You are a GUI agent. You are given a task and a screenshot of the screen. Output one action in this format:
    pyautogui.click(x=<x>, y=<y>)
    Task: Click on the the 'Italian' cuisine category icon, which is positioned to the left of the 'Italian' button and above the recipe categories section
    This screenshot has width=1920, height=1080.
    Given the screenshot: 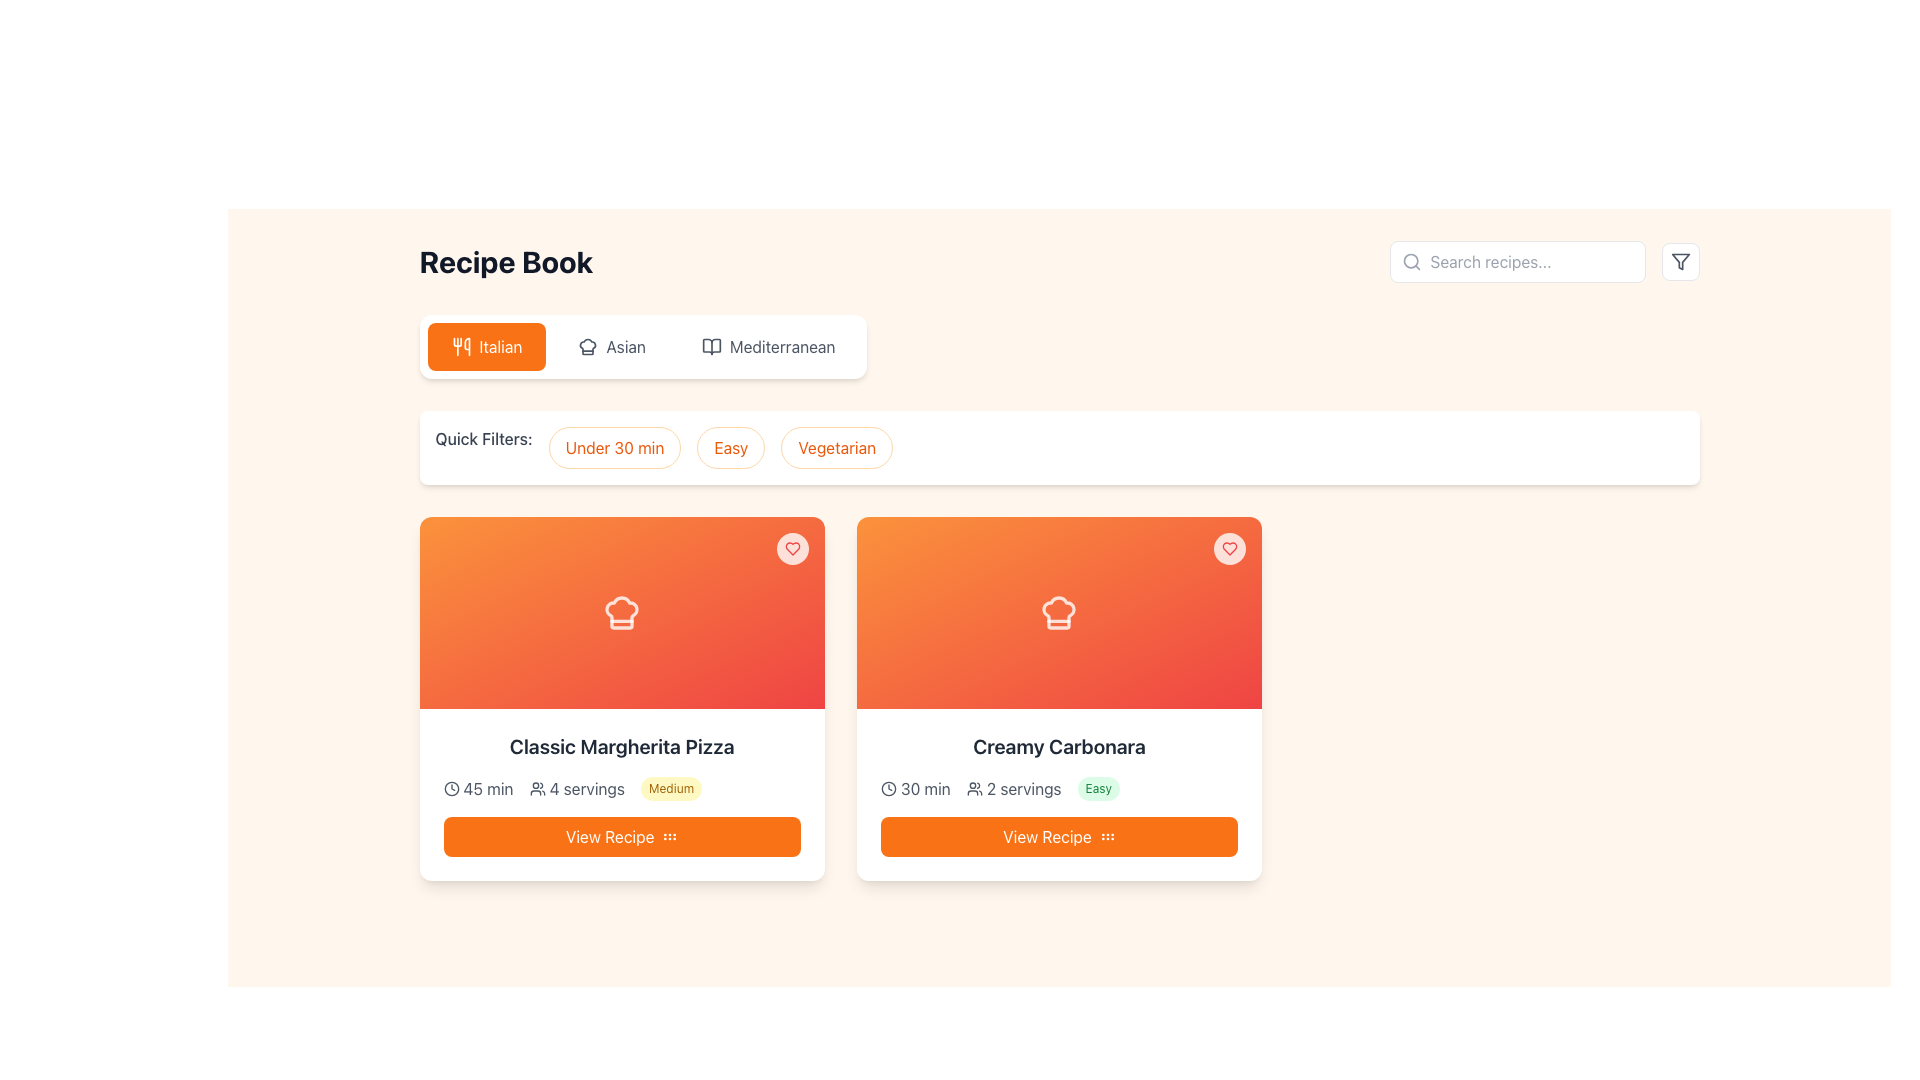 What is the action you would take?
    pyautogui.click(x=460, y=346)
    